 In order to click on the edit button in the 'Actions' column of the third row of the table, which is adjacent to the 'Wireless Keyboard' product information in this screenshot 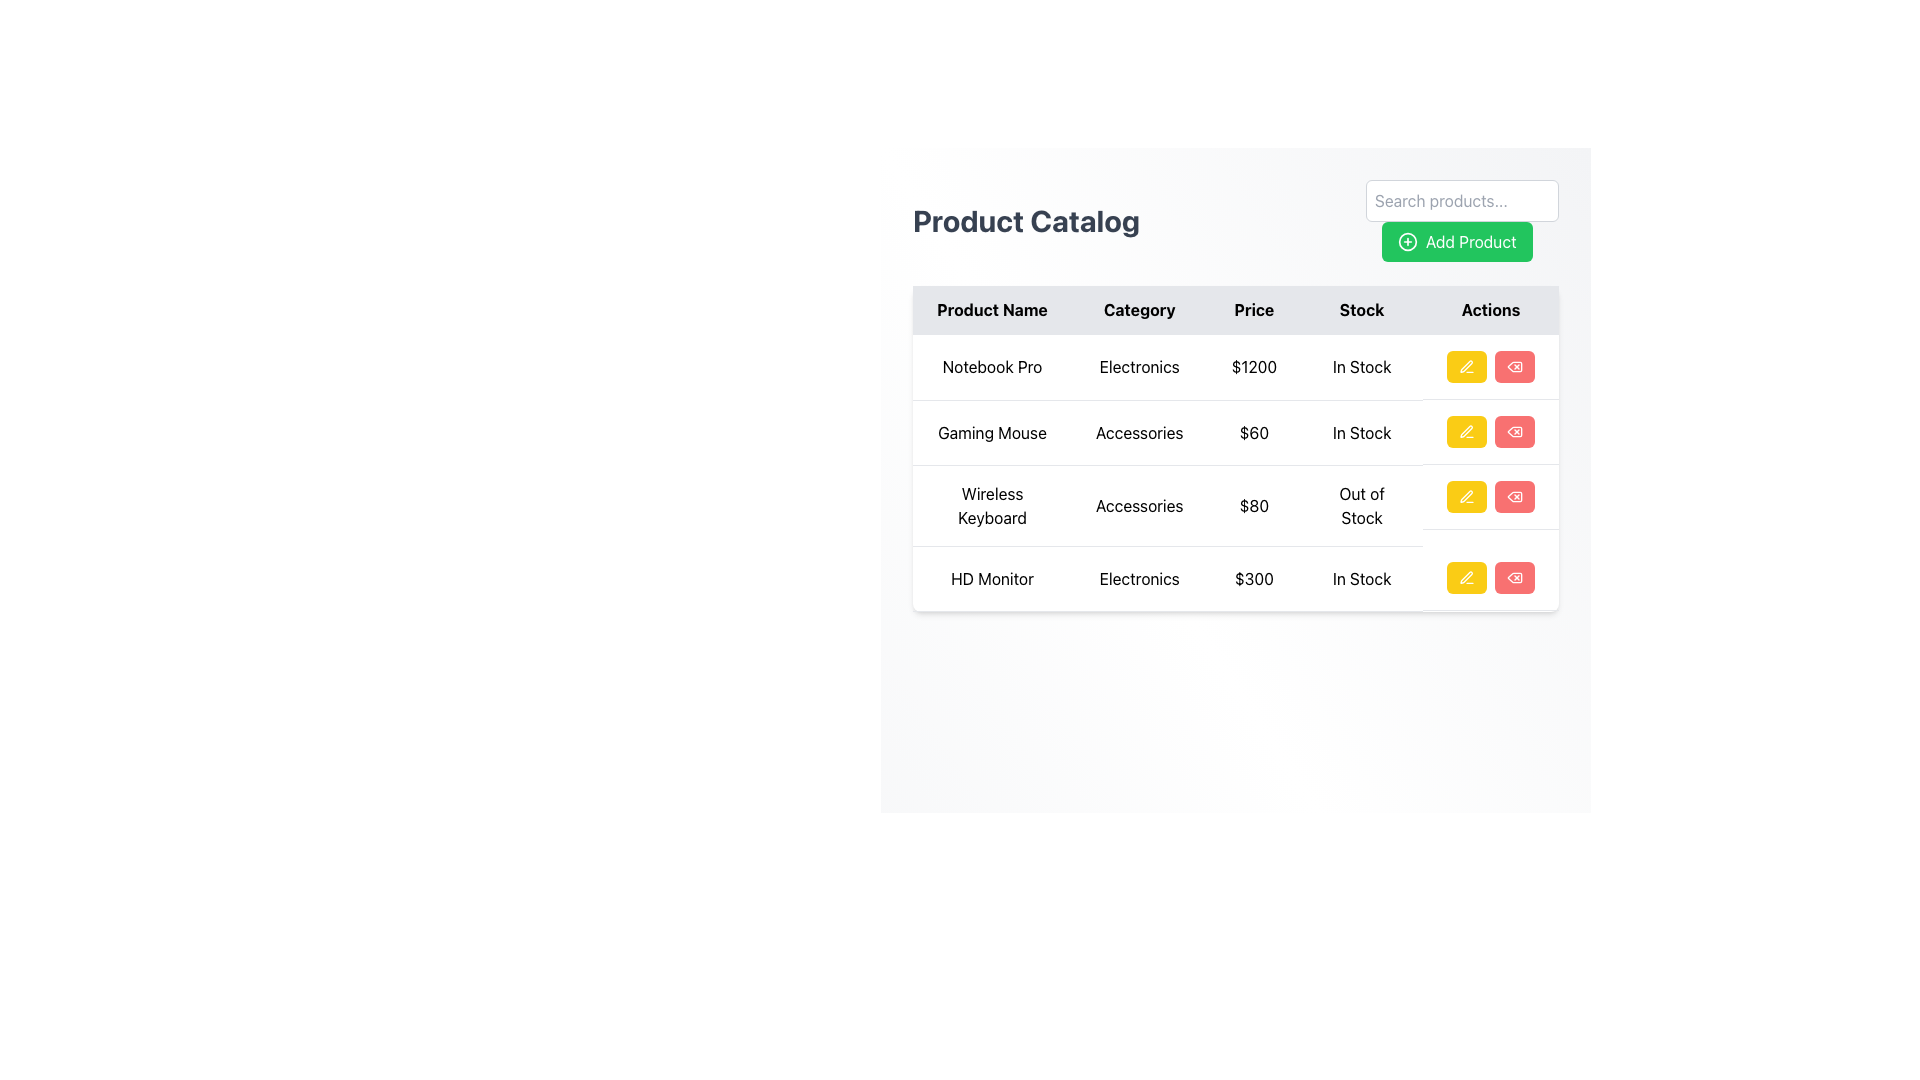, I will do `click(1467, 496)`.